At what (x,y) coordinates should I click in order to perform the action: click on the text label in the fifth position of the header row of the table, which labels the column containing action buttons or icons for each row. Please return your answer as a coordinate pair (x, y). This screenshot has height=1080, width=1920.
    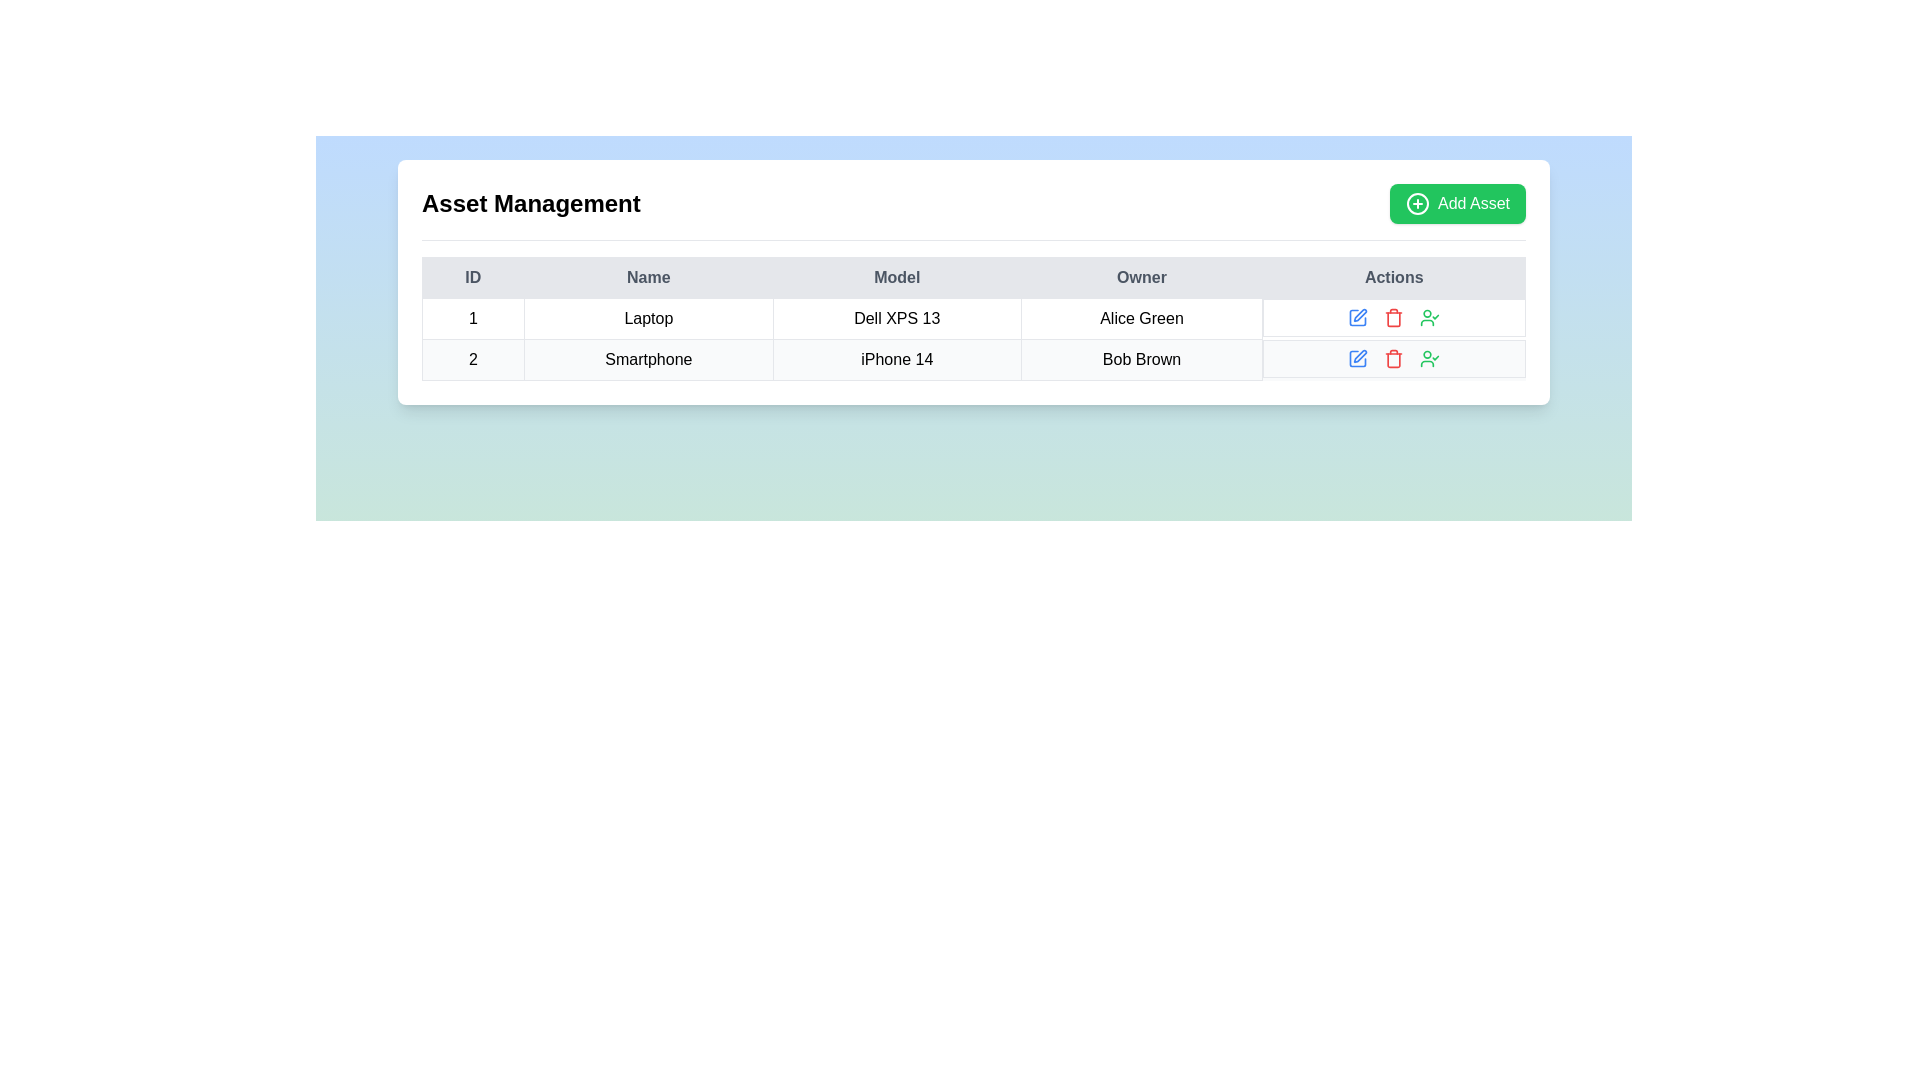
    Looking at the image, I should click on (1393, 277).